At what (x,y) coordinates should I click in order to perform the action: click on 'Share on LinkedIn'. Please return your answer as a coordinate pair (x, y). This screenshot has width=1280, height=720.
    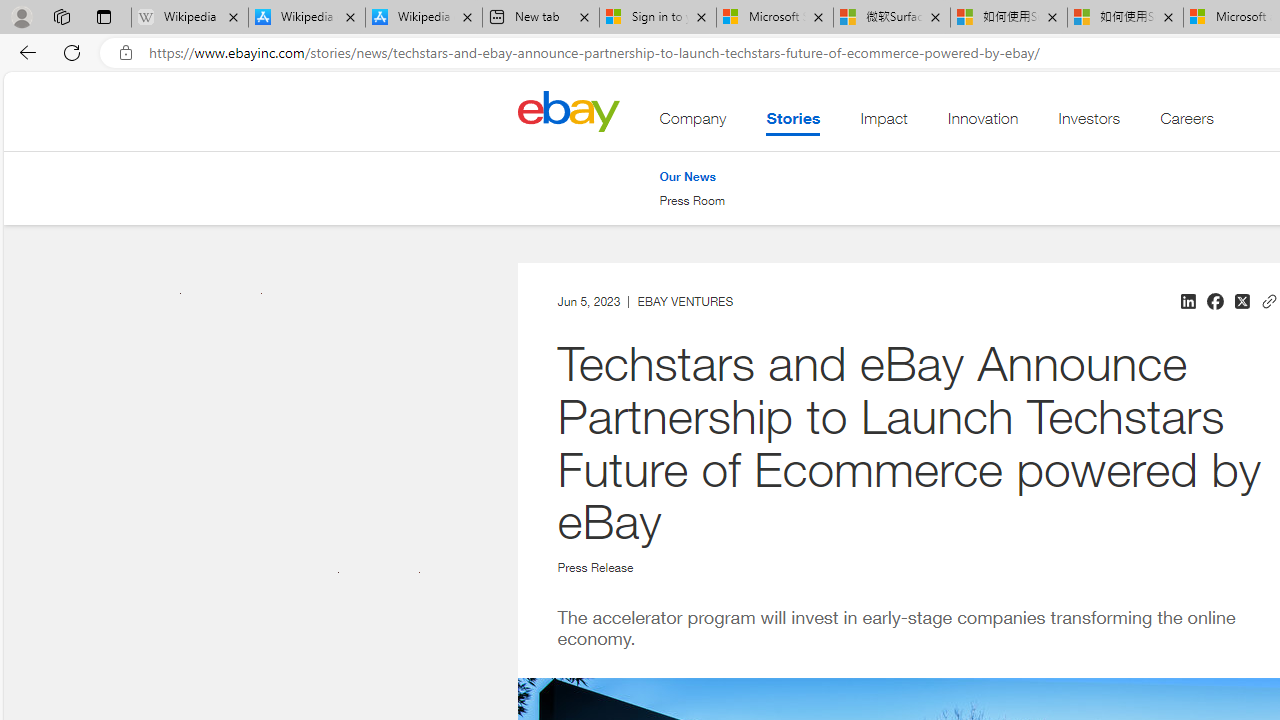
    Looking at the image, I should click on (1187, 301).